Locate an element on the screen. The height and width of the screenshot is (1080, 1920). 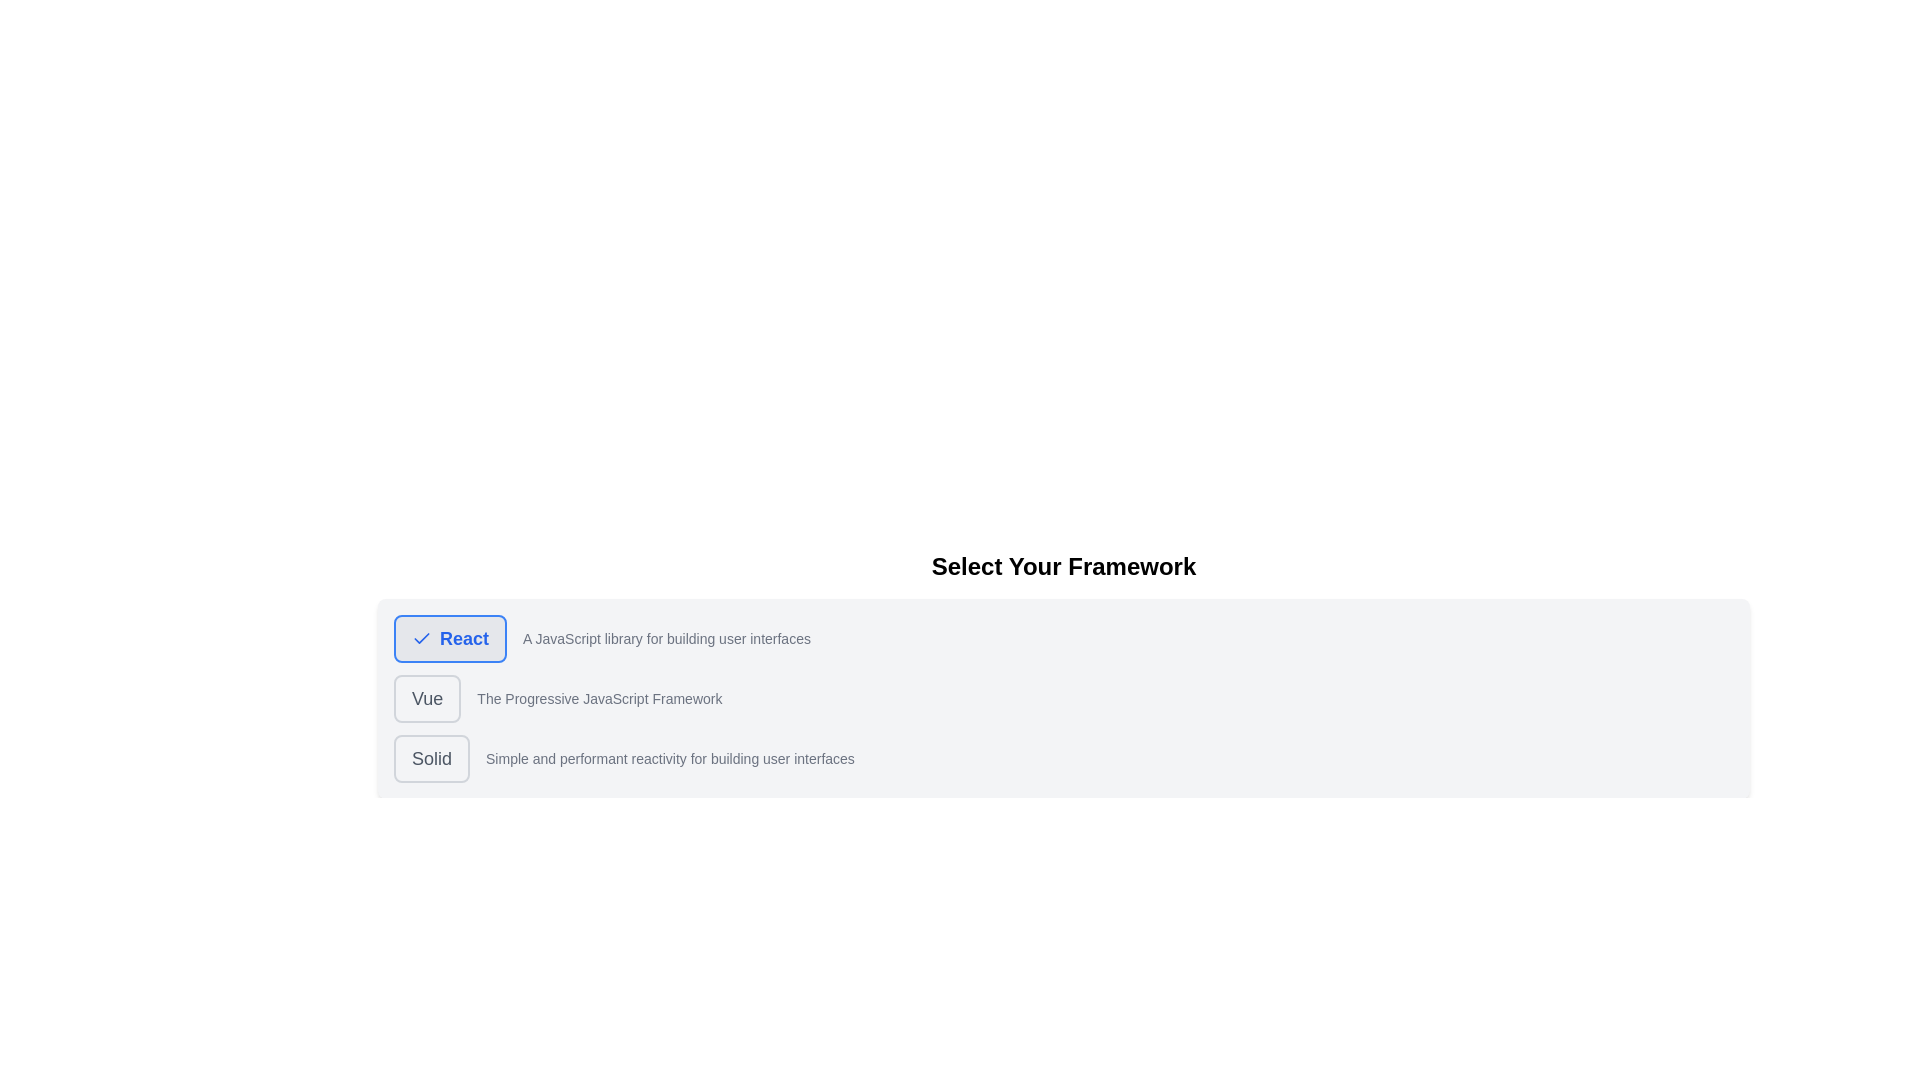
the 'Vue' framework selection button, which is the second of three vertically arranged buttons, located below the 'React' button and above the 'Solid' button is located at coordinates (426, 697).